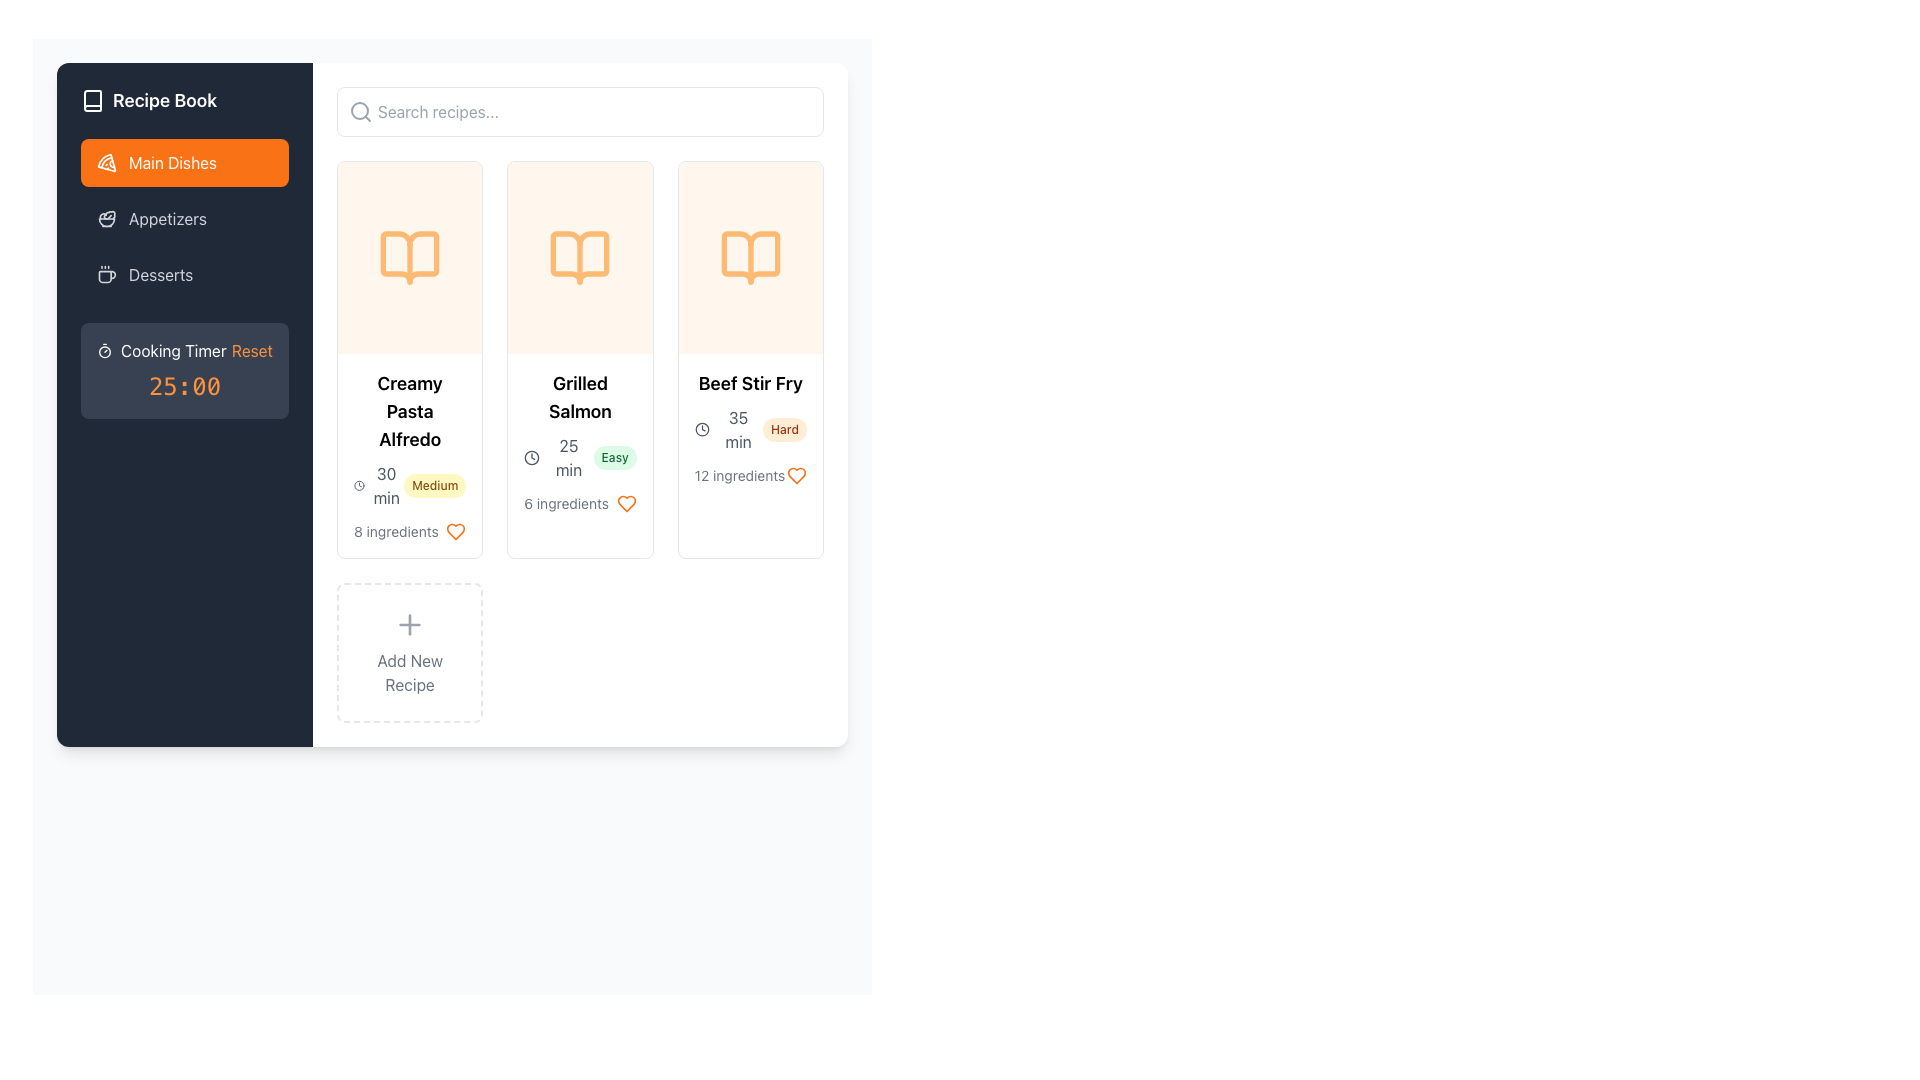 Image resolution: width=1920 pixels, height=1080 pixels. What do you see at coordinates (579, 358) in the screenshot?
I see `the recipe summary card located in the middle column of the 'Main Dishes' section` at bounding box center [579, 358].